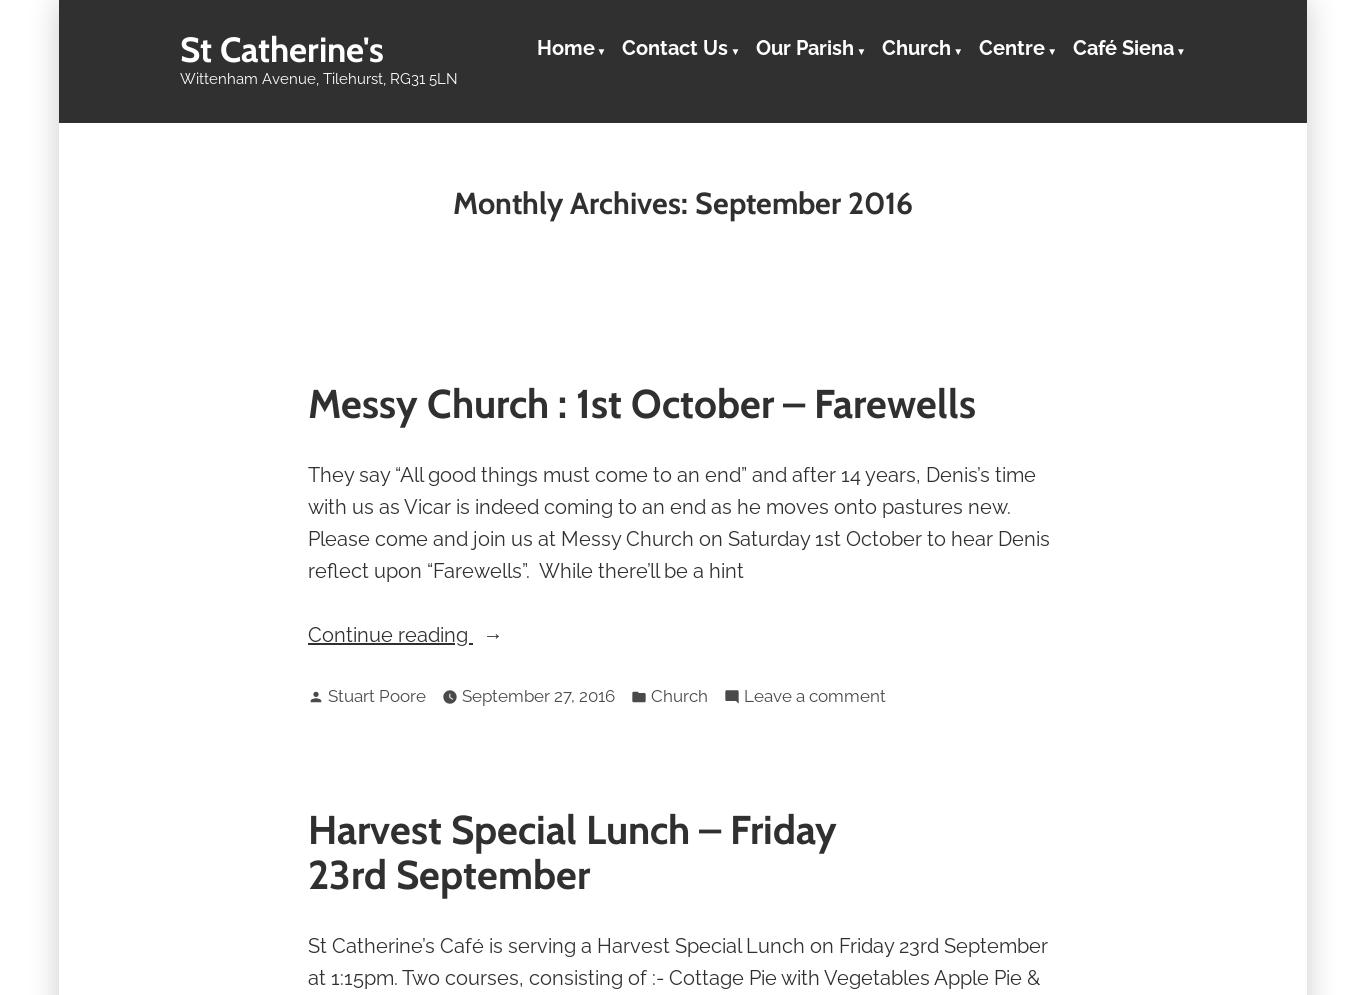 This screenshot has height=995, width=1366. What do you see at coordinates (1122, 46) in the screenshot?
I see `'Café Siena'` at bounding box center [1122, 46].